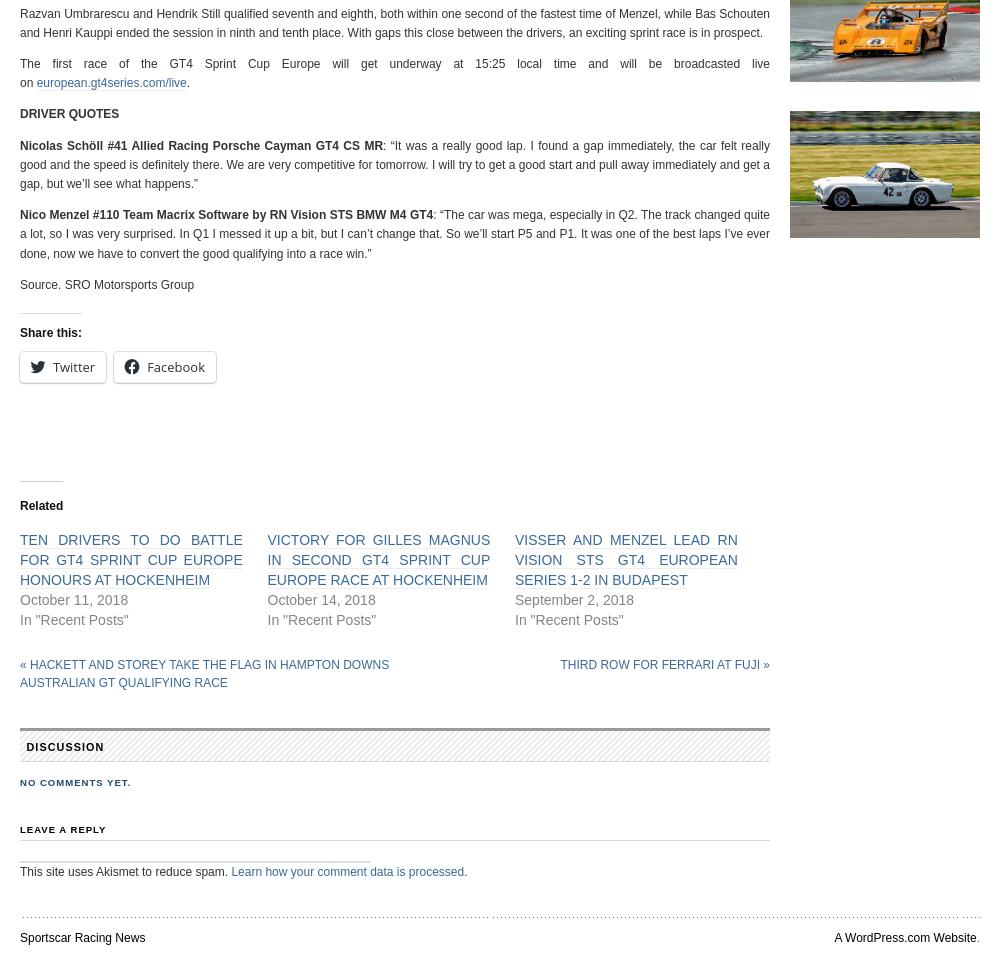  I want to click on 'Share this:', so click(20, 332).